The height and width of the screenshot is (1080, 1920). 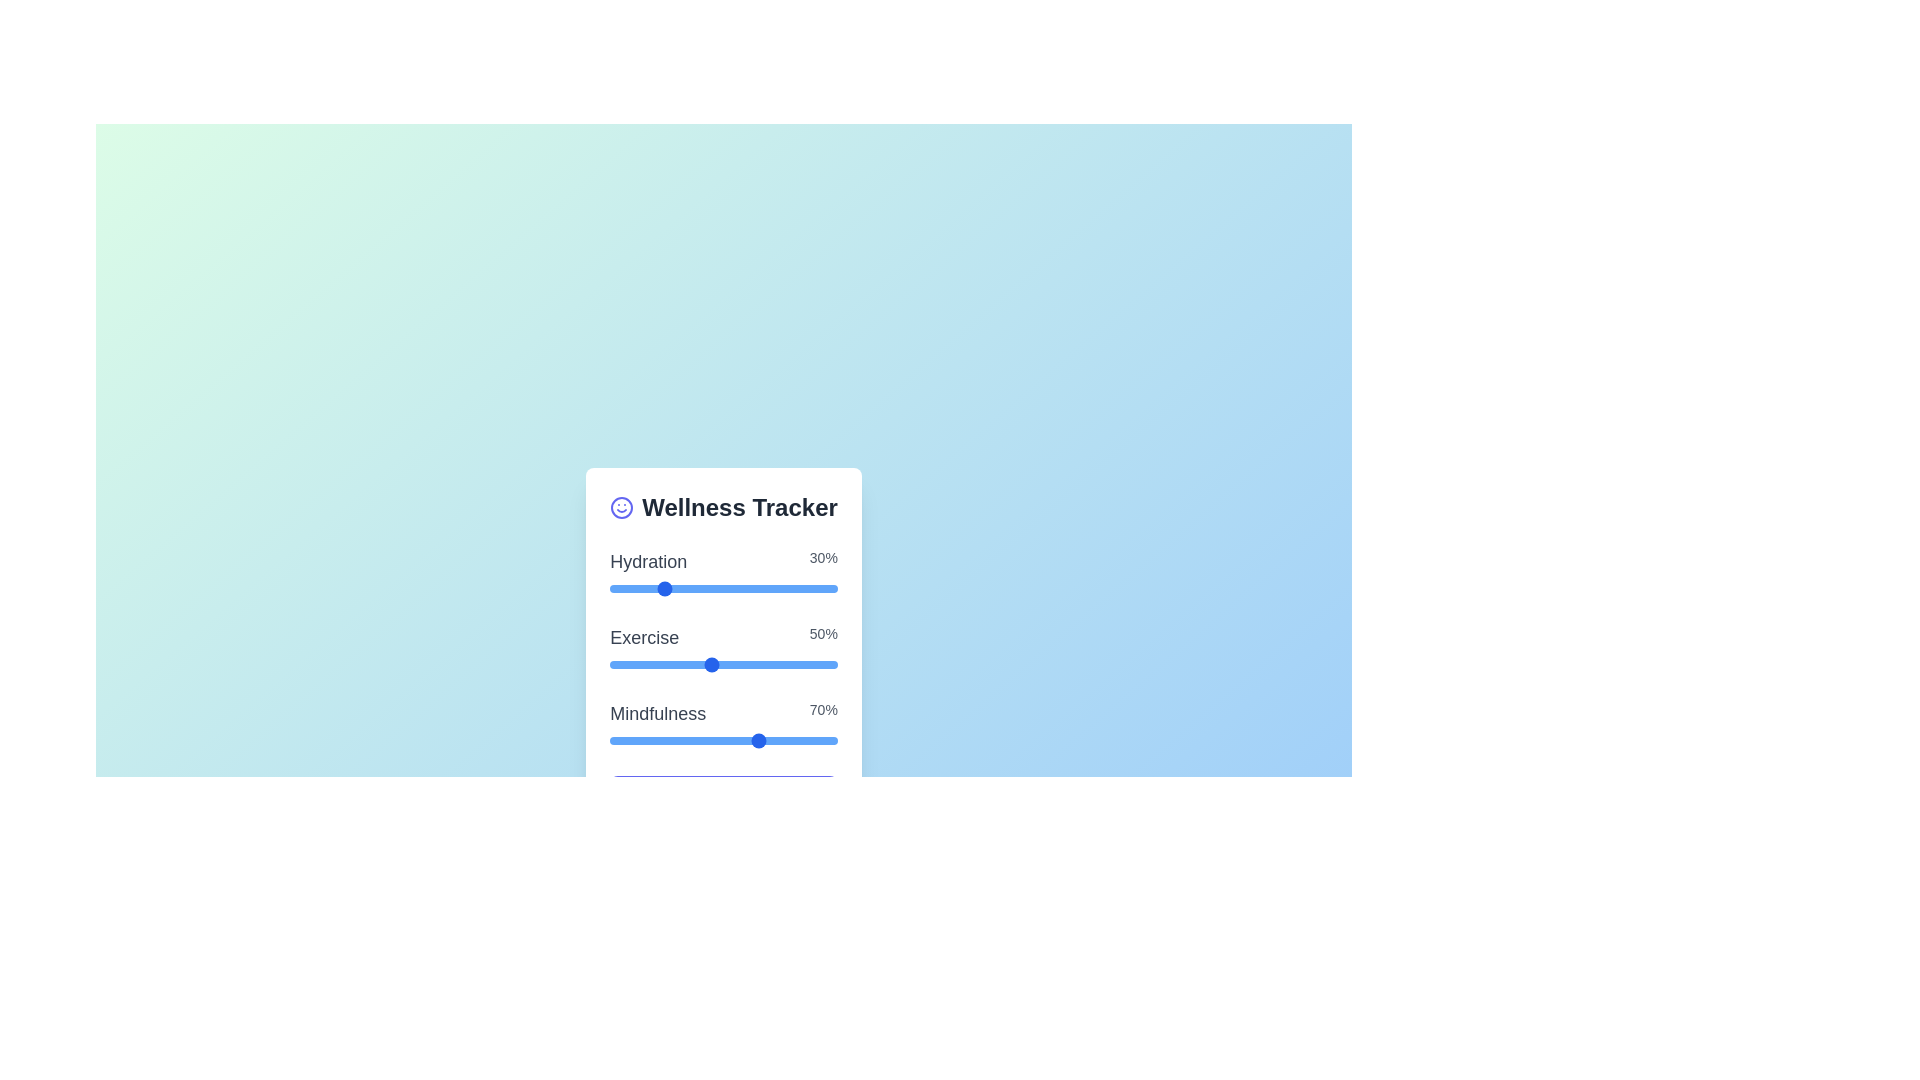 What do you see at coordinates (621, 507) in the screenshot?
I see `the icon beside 'Wellness Tracker'` at bounding box center [621, 507].